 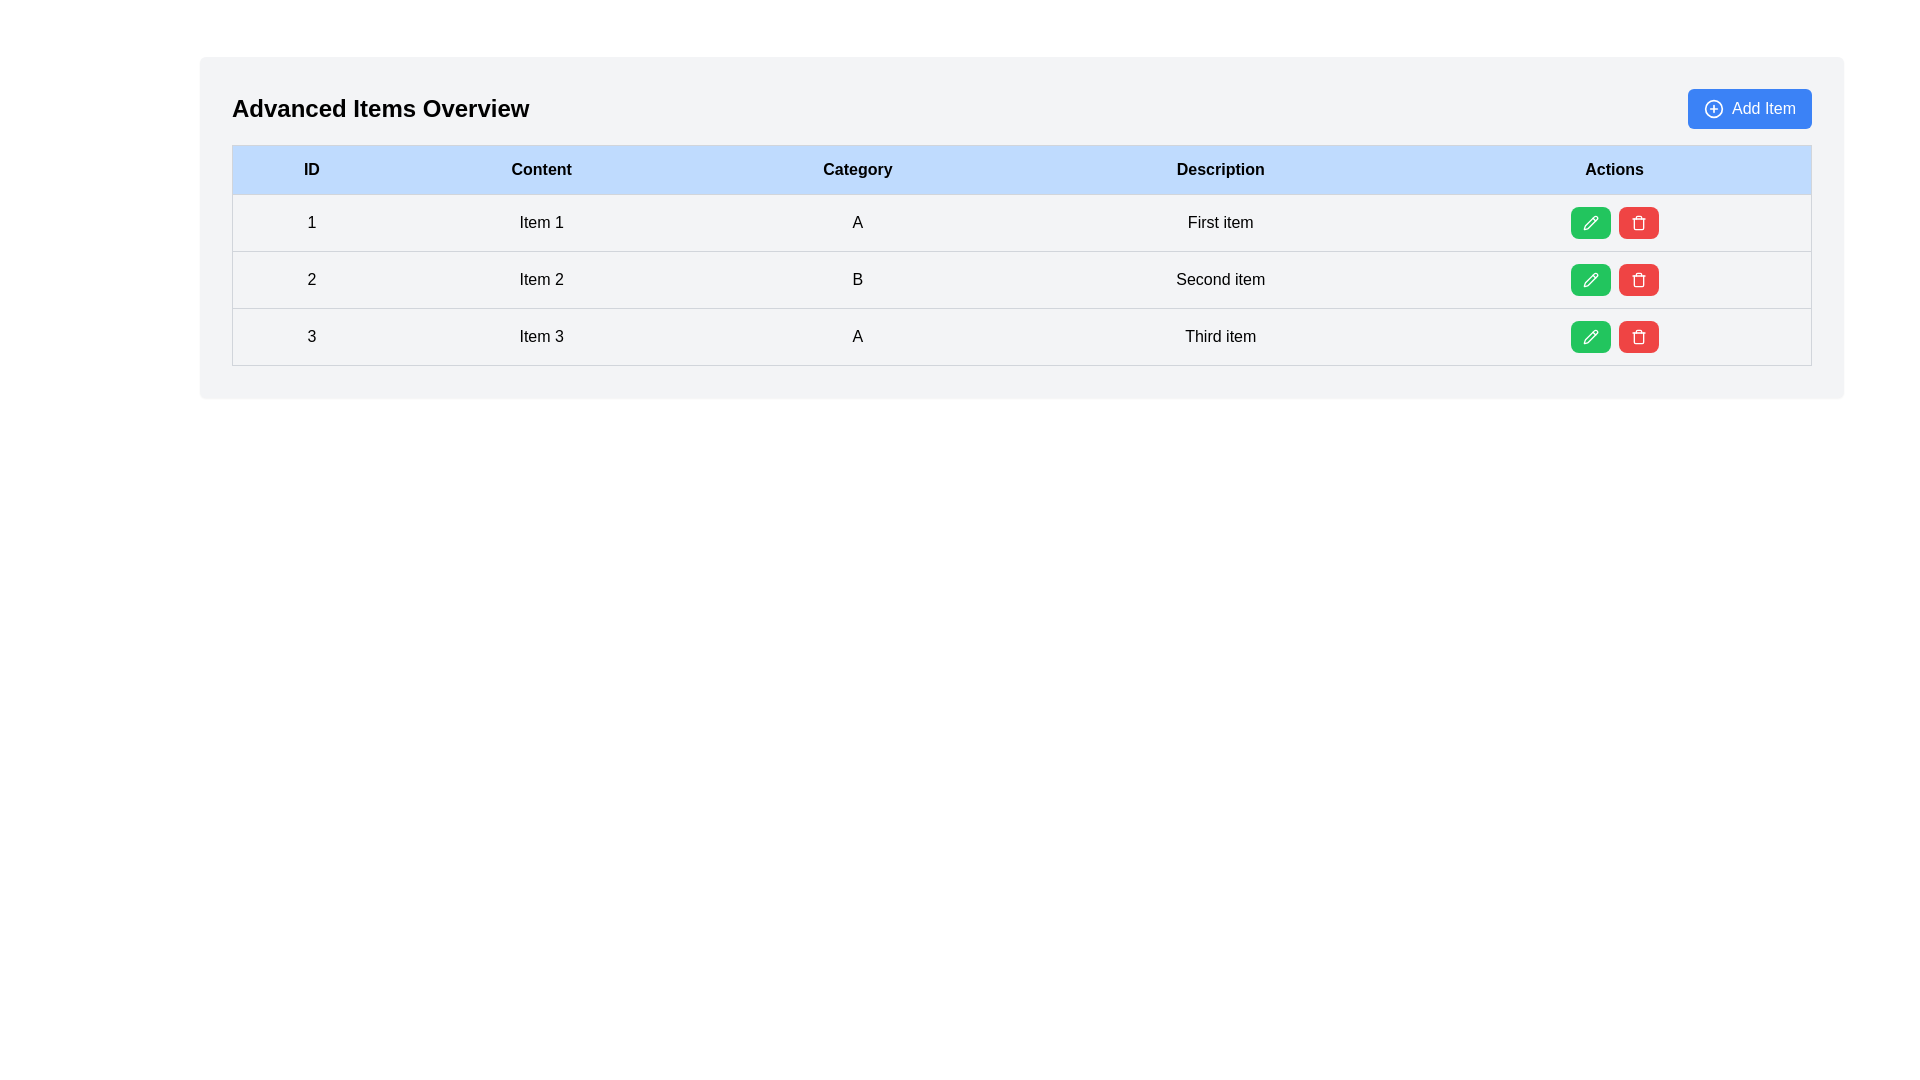 I want to click on the Text label displaying the content description for ID '2' in the second column of the table, so click(x=541, y=280).